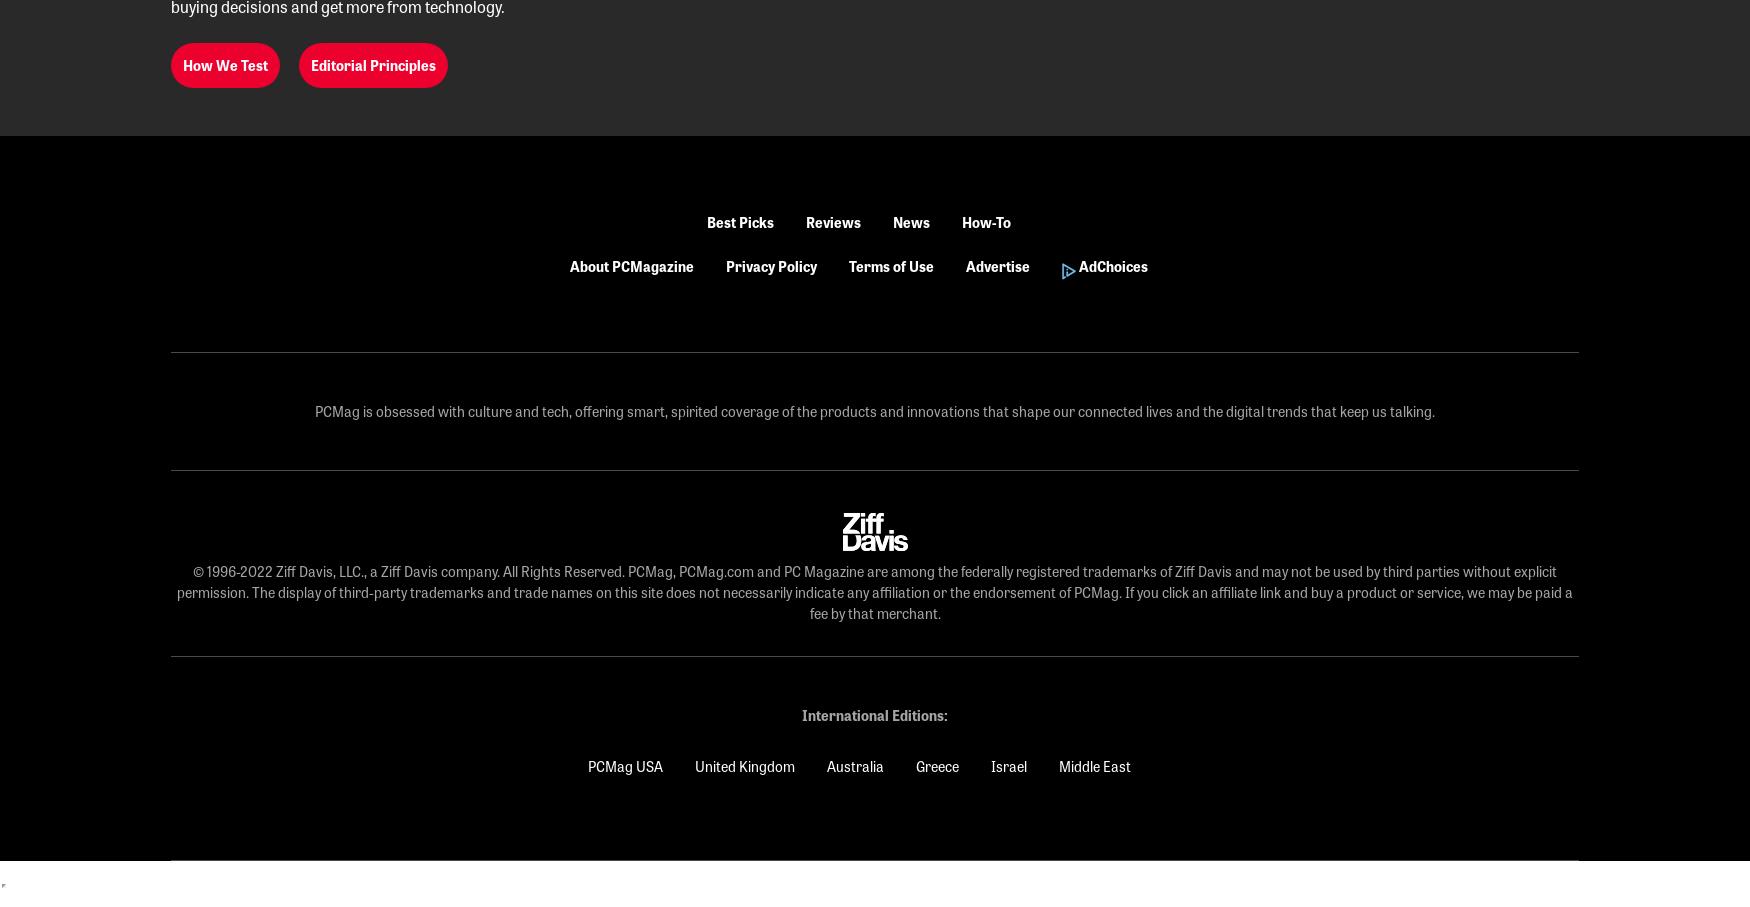 The image size is (1750, 907). Describe the element at coordinates (309, 65) in the screenshot. I see `'Editorial Principles'` at that location.